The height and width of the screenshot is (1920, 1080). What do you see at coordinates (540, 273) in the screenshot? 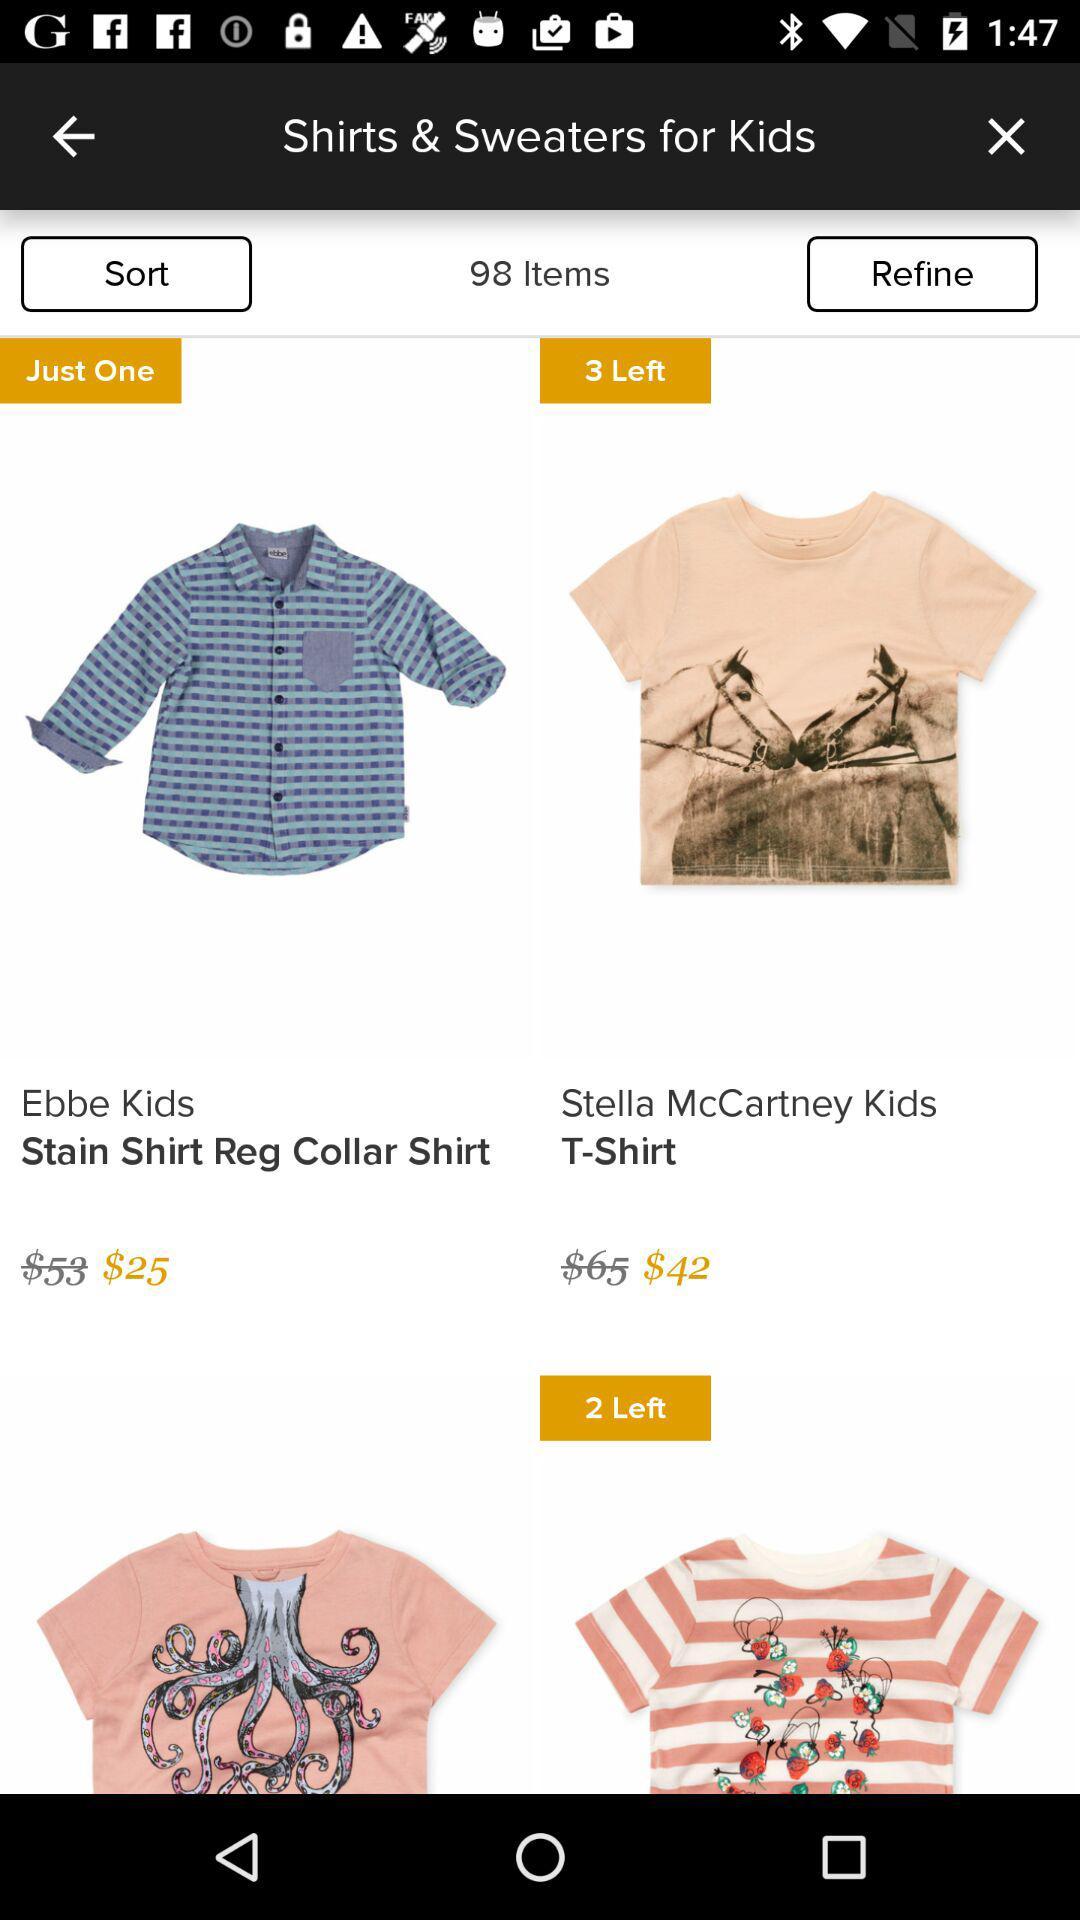
I see `icon to the left of the refine item` at bounding box center [540, 273].